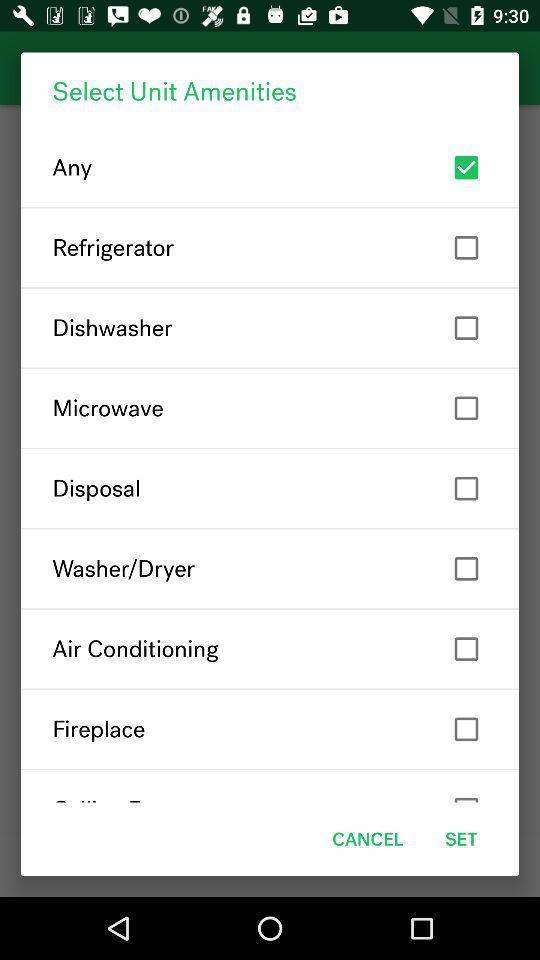  What do you see at coordinates (270, 728) in the screenshot?
I see `fireplace item` at bounding box center [270, 728].